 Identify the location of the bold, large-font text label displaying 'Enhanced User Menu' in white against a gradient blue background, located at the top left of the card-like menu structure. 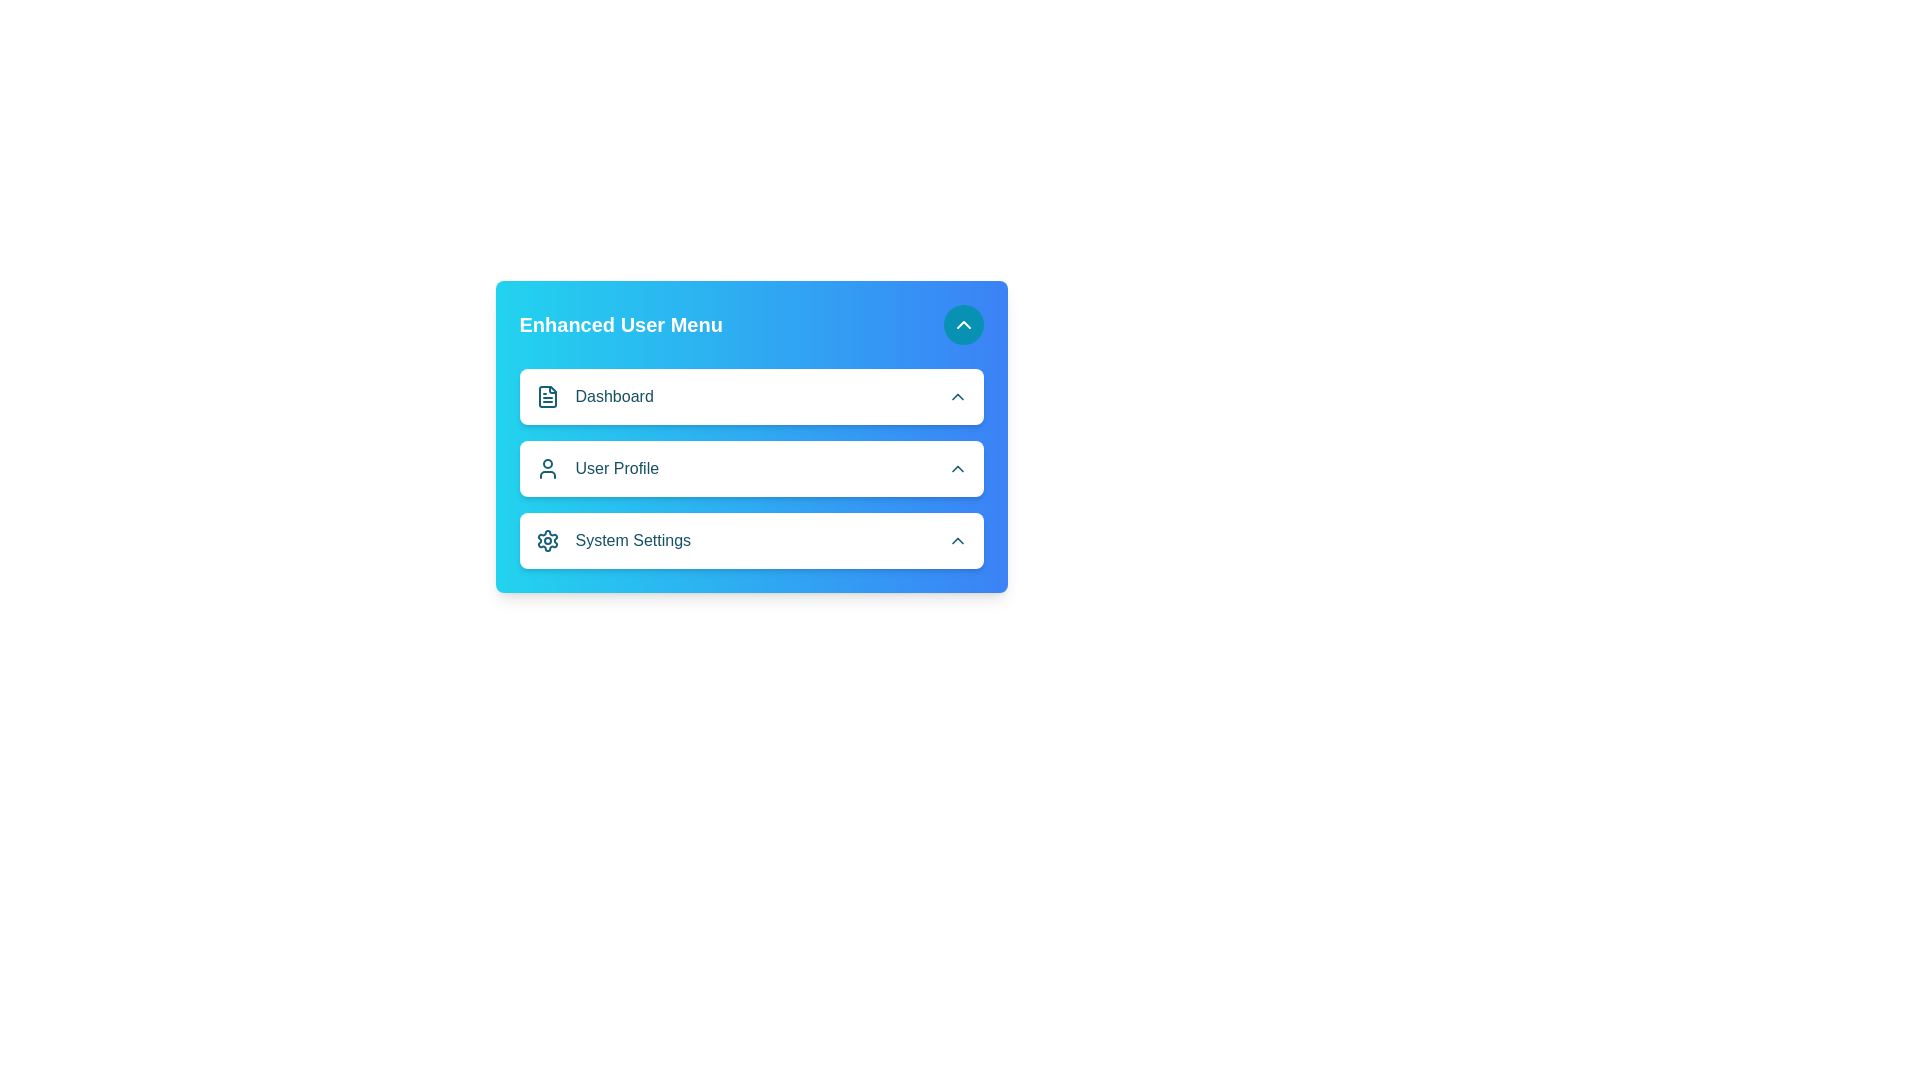
(620, 323).